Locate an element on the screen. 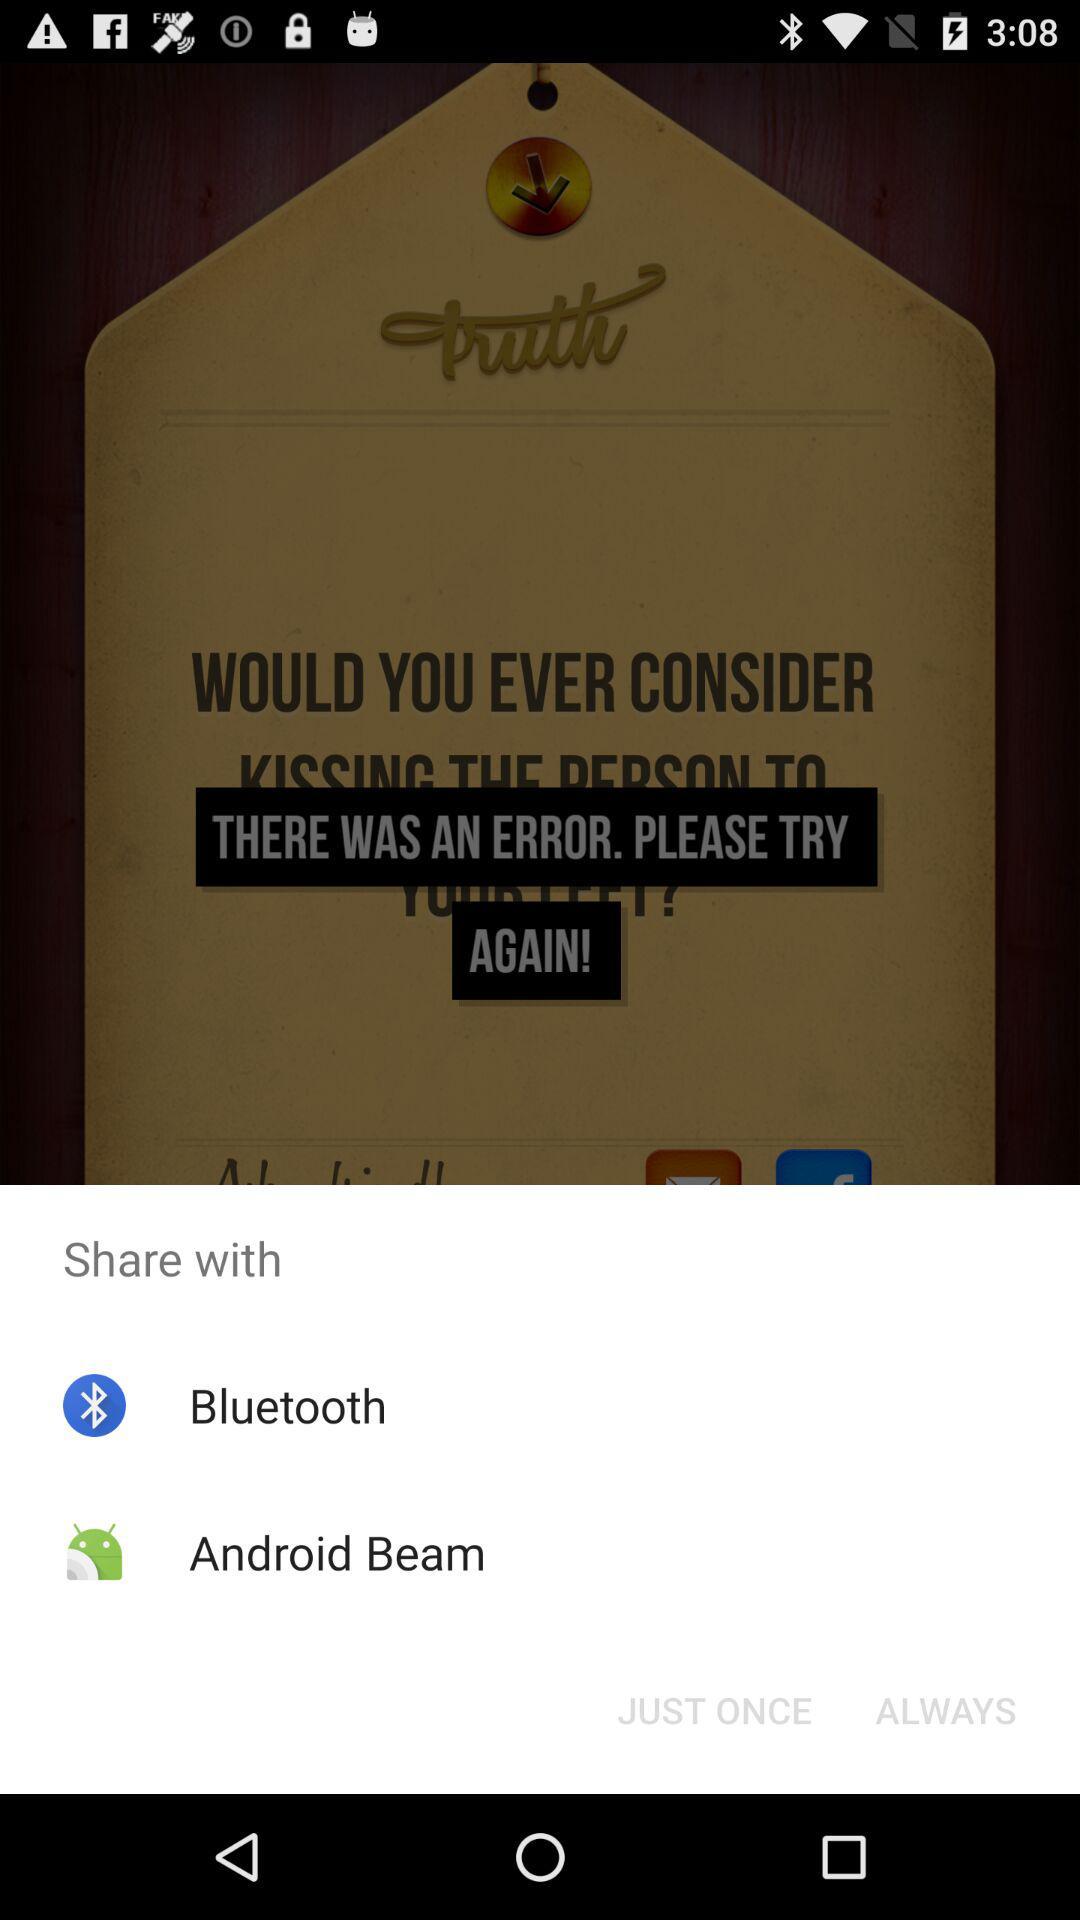  the item below the share with icon is located at coordinates (713, 1708).